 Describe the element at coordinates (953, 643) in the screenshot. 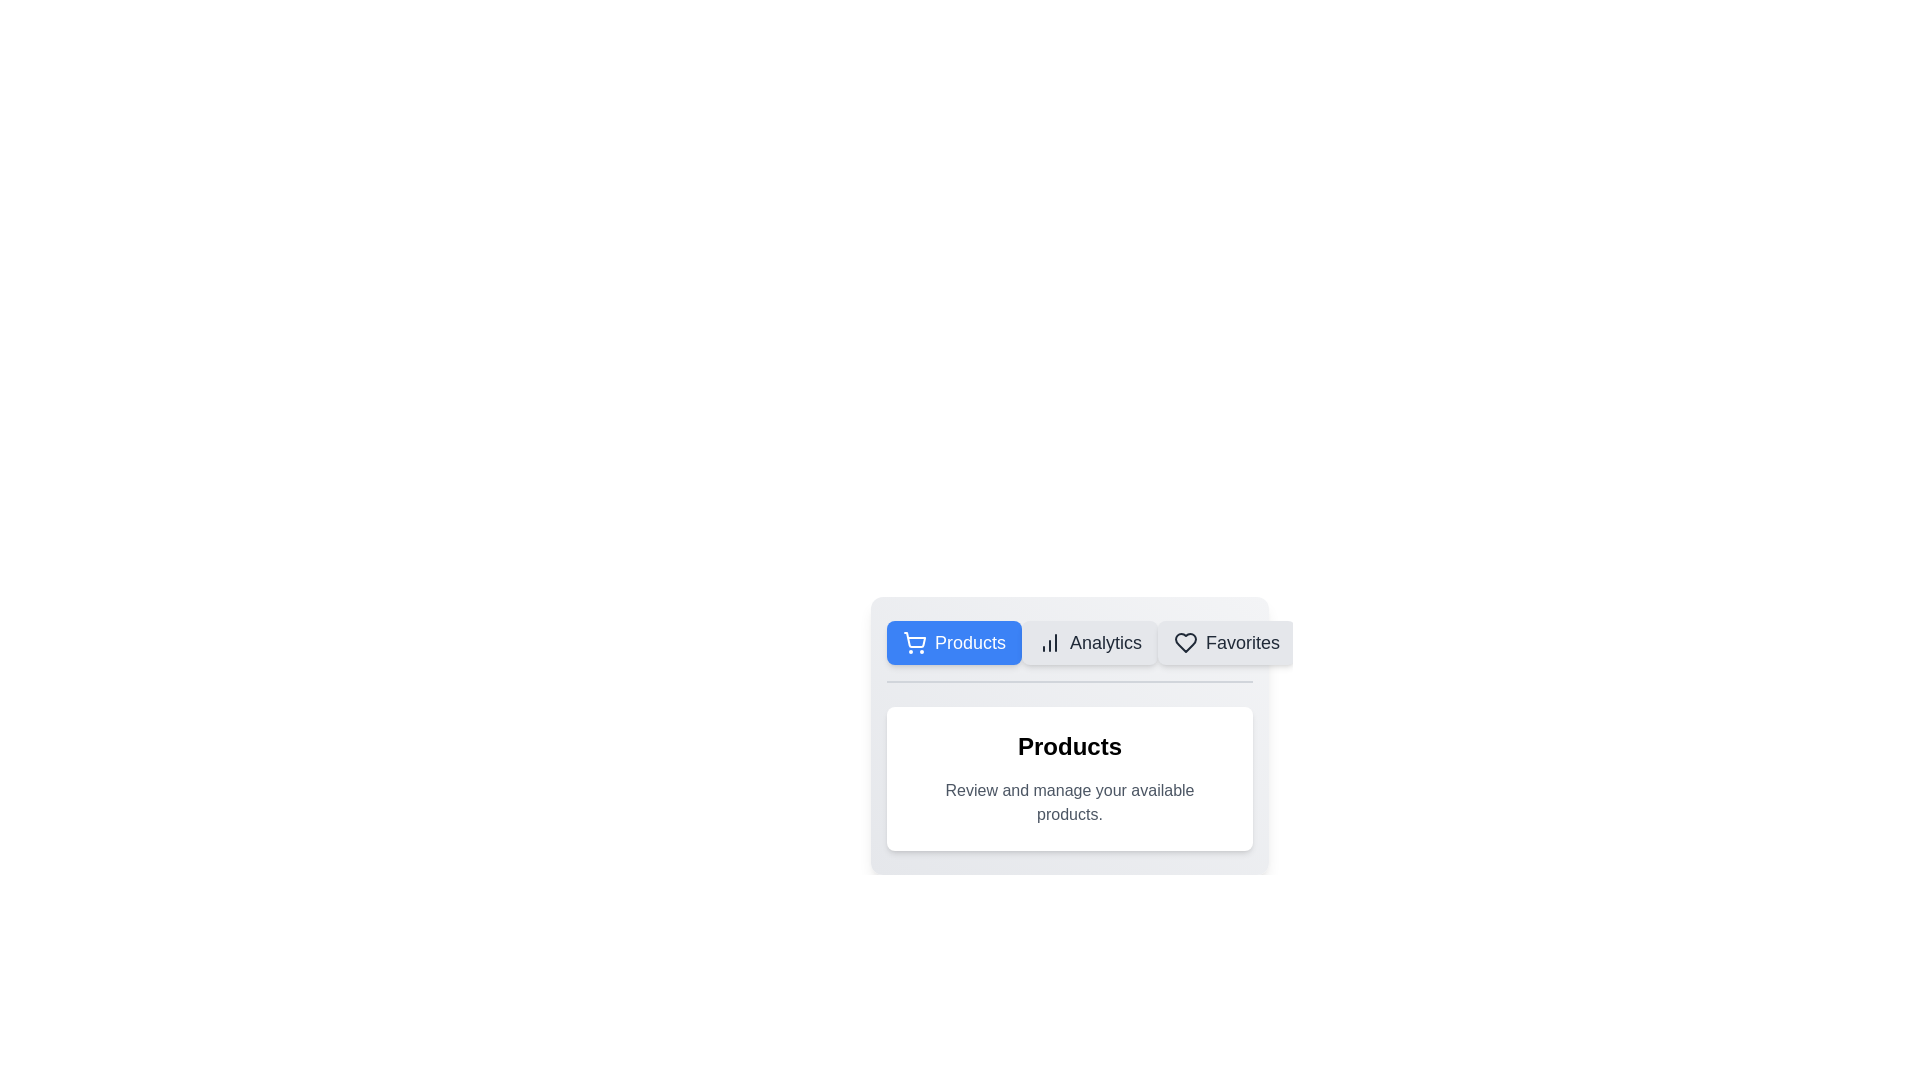

I see `the 'Products' navigation button located on the left side of the button group` at that location.